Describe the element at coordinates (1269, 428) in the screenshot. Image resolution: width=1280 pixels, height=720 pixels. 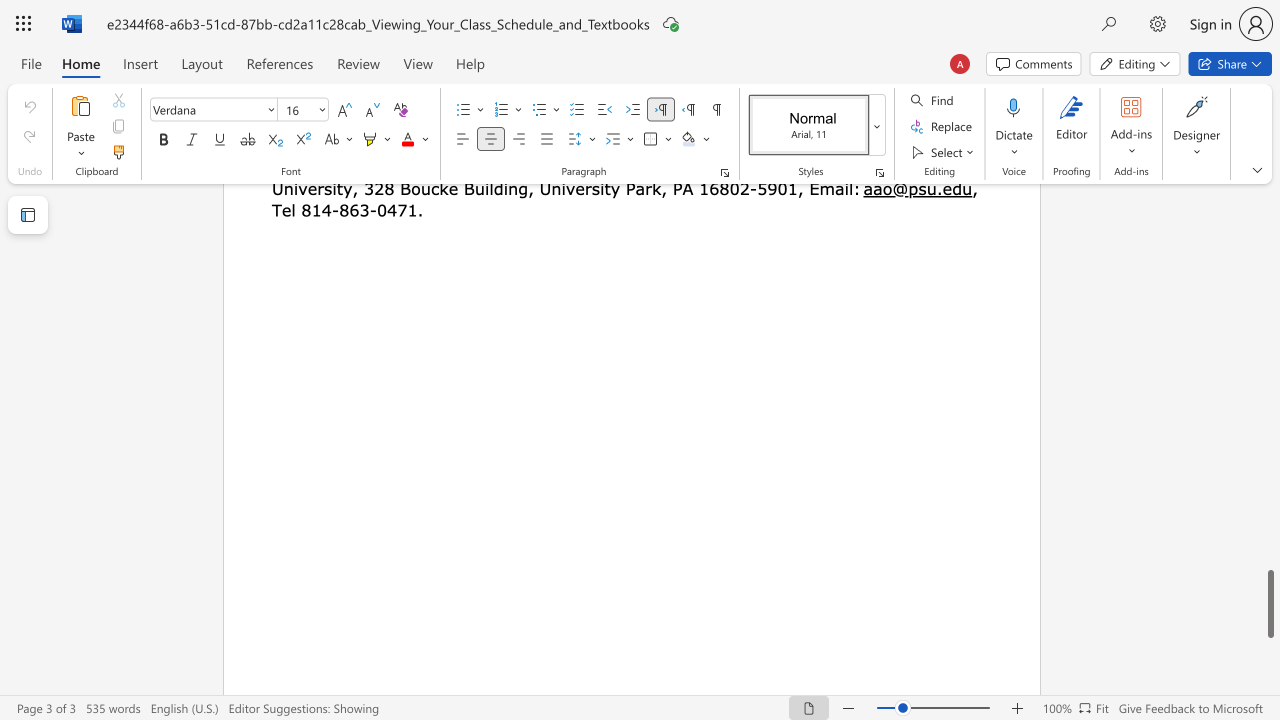
I see `the scrollbar` at that location.